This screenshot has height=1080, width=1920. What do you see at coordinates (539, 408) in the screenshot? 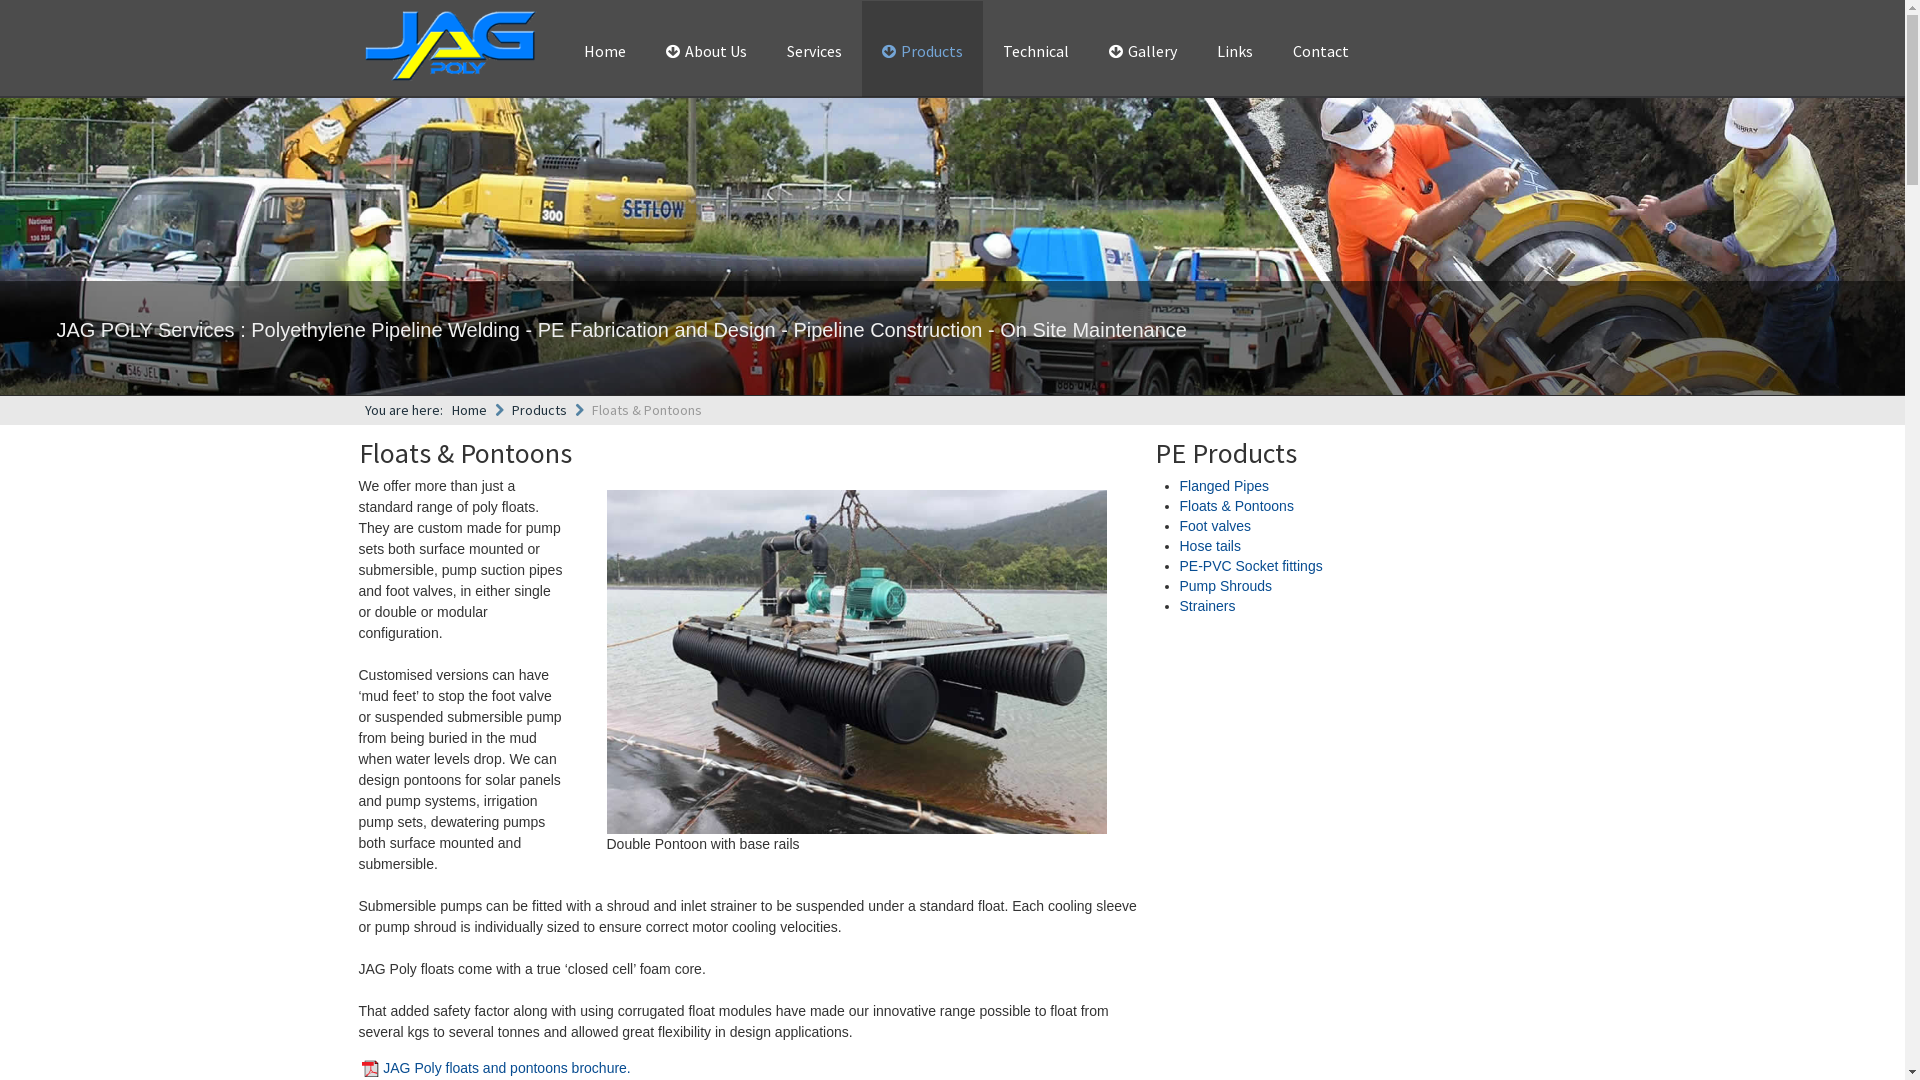
I see `'Products'` at bounding box center [539, 408].